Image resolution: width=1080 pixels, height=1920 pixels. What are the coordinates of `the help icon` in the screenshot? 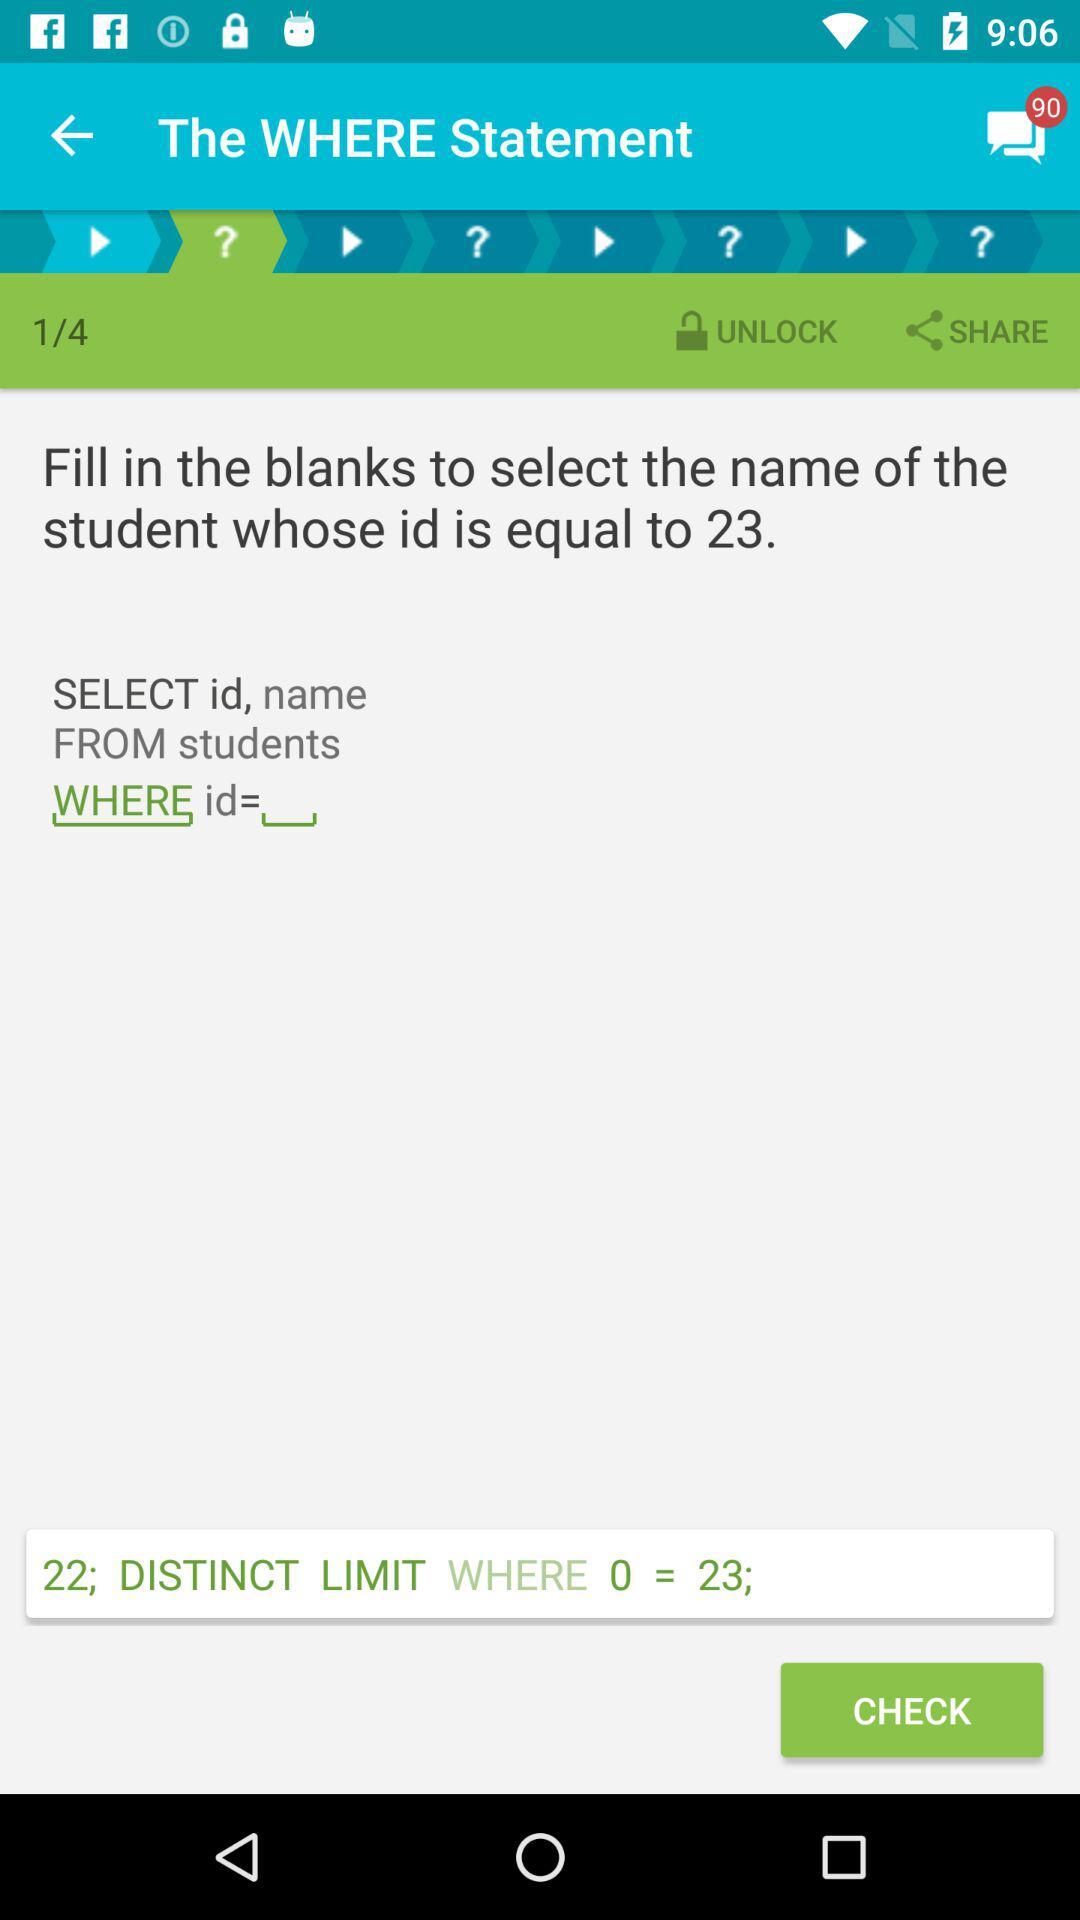 It's located at (729, 240).